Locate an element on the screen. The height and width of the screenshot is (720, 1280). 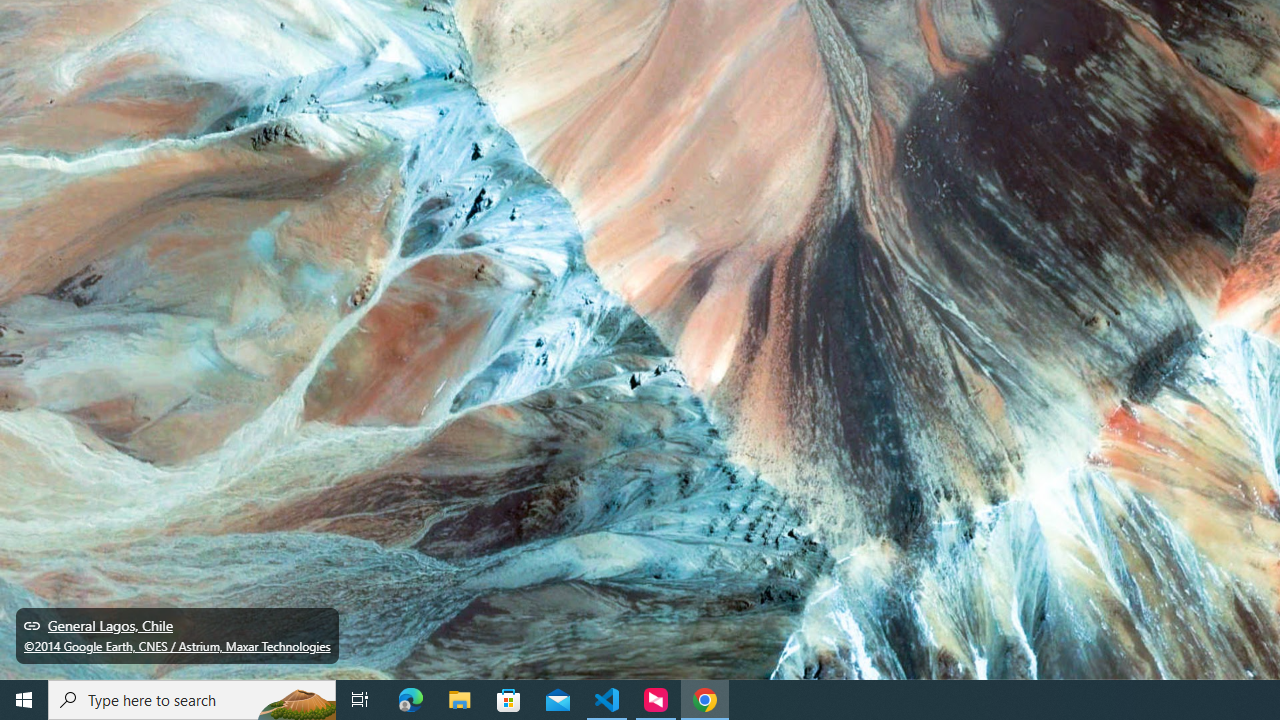
'Microsoft Store' is located at coordinates (509, 698).